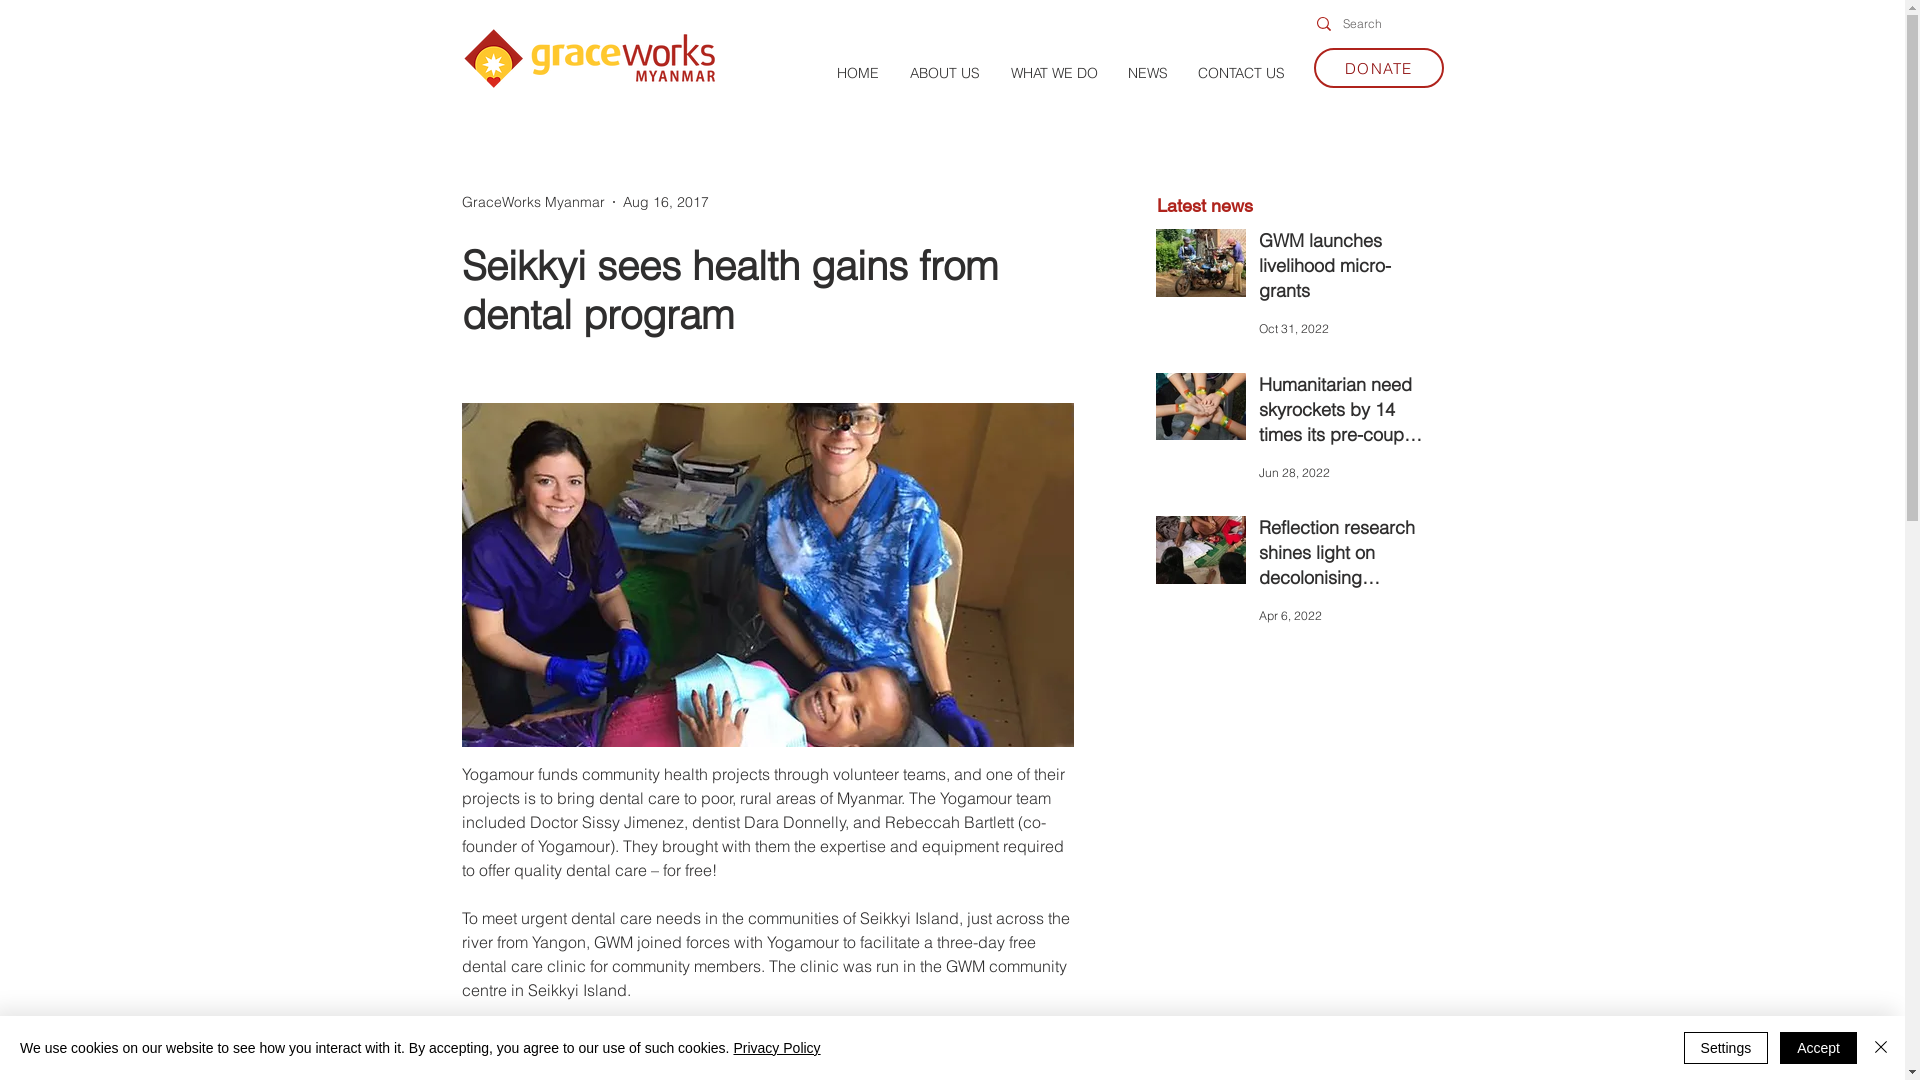 Image resolution: width=1920 pixels, height=1080 pixels. I want to click on 'Accept', so click(1818, 1047).